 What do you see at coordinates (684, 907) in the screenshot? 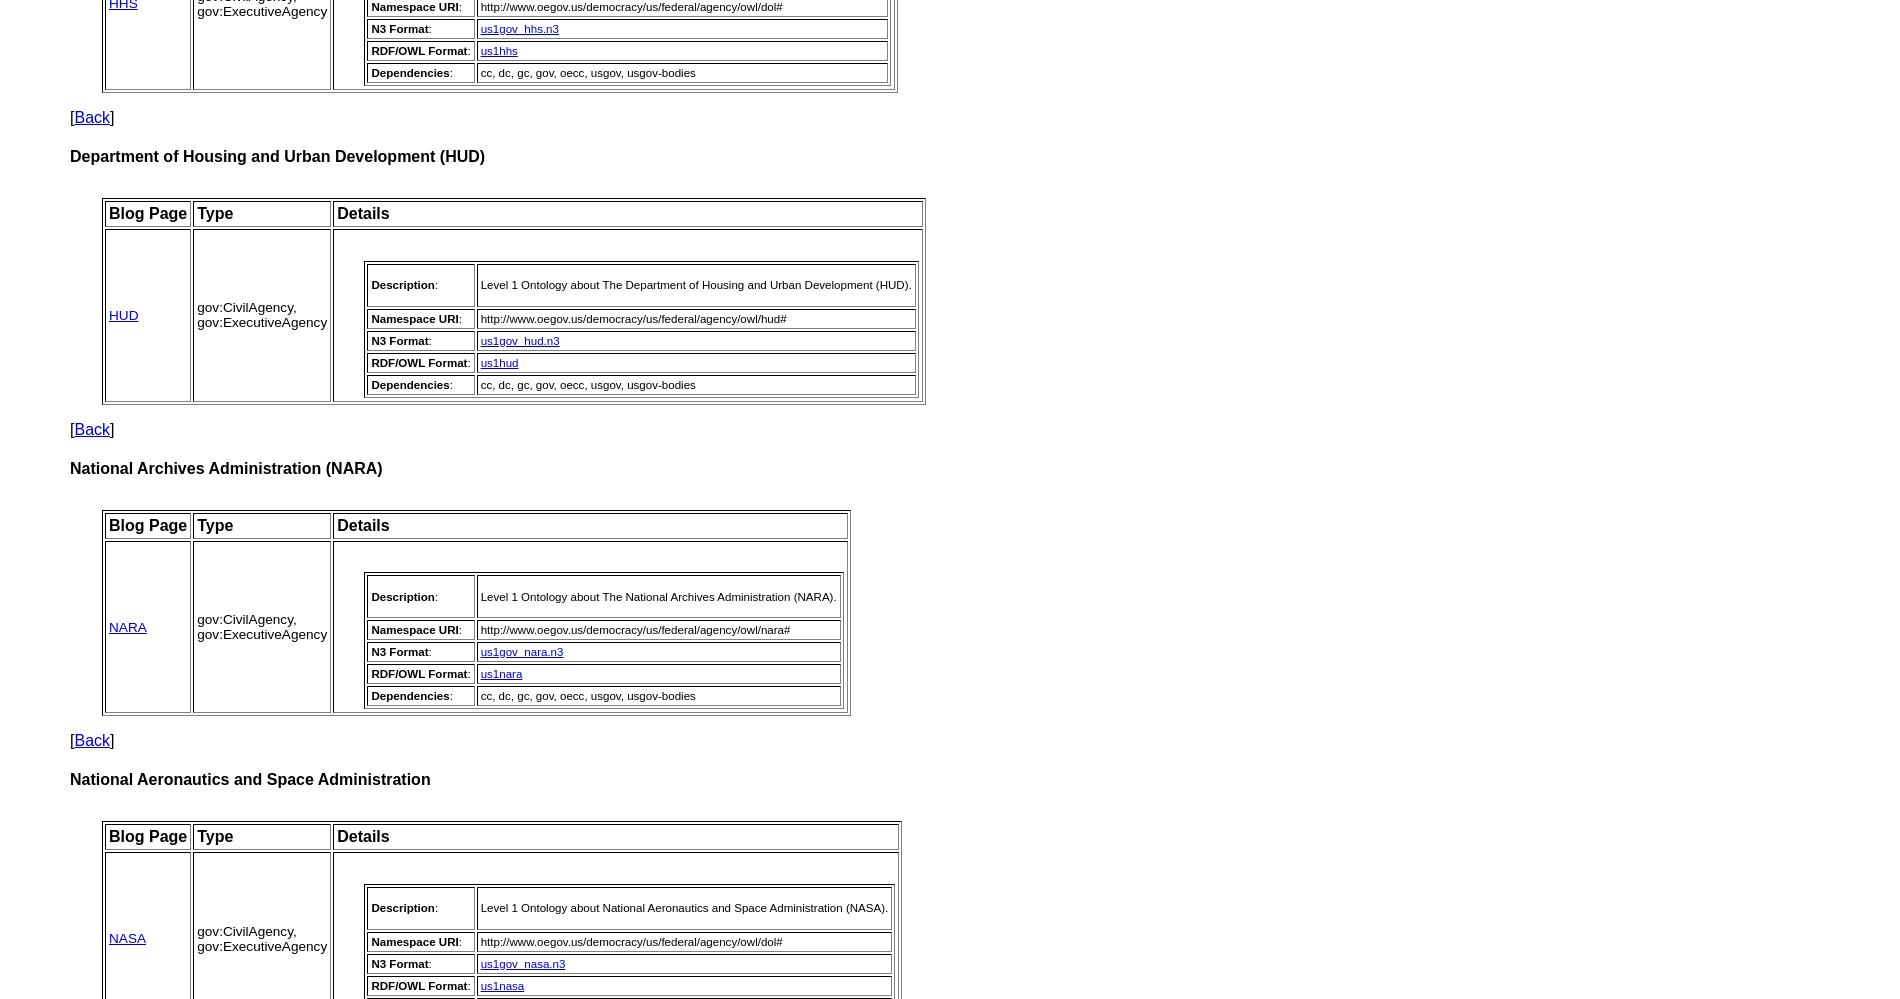
I see `'Level 1 Ontology about National Aeronautics and Space Administration (NASA).'` at bounding box center [684, 907].